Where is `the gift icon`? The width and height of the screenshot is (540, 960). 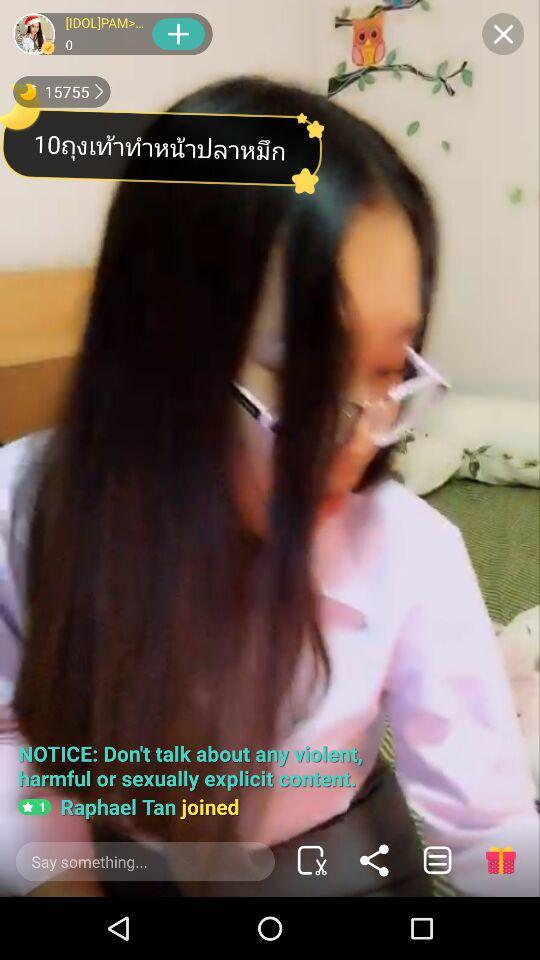 the gift icon is located at coordinates (499, 859).